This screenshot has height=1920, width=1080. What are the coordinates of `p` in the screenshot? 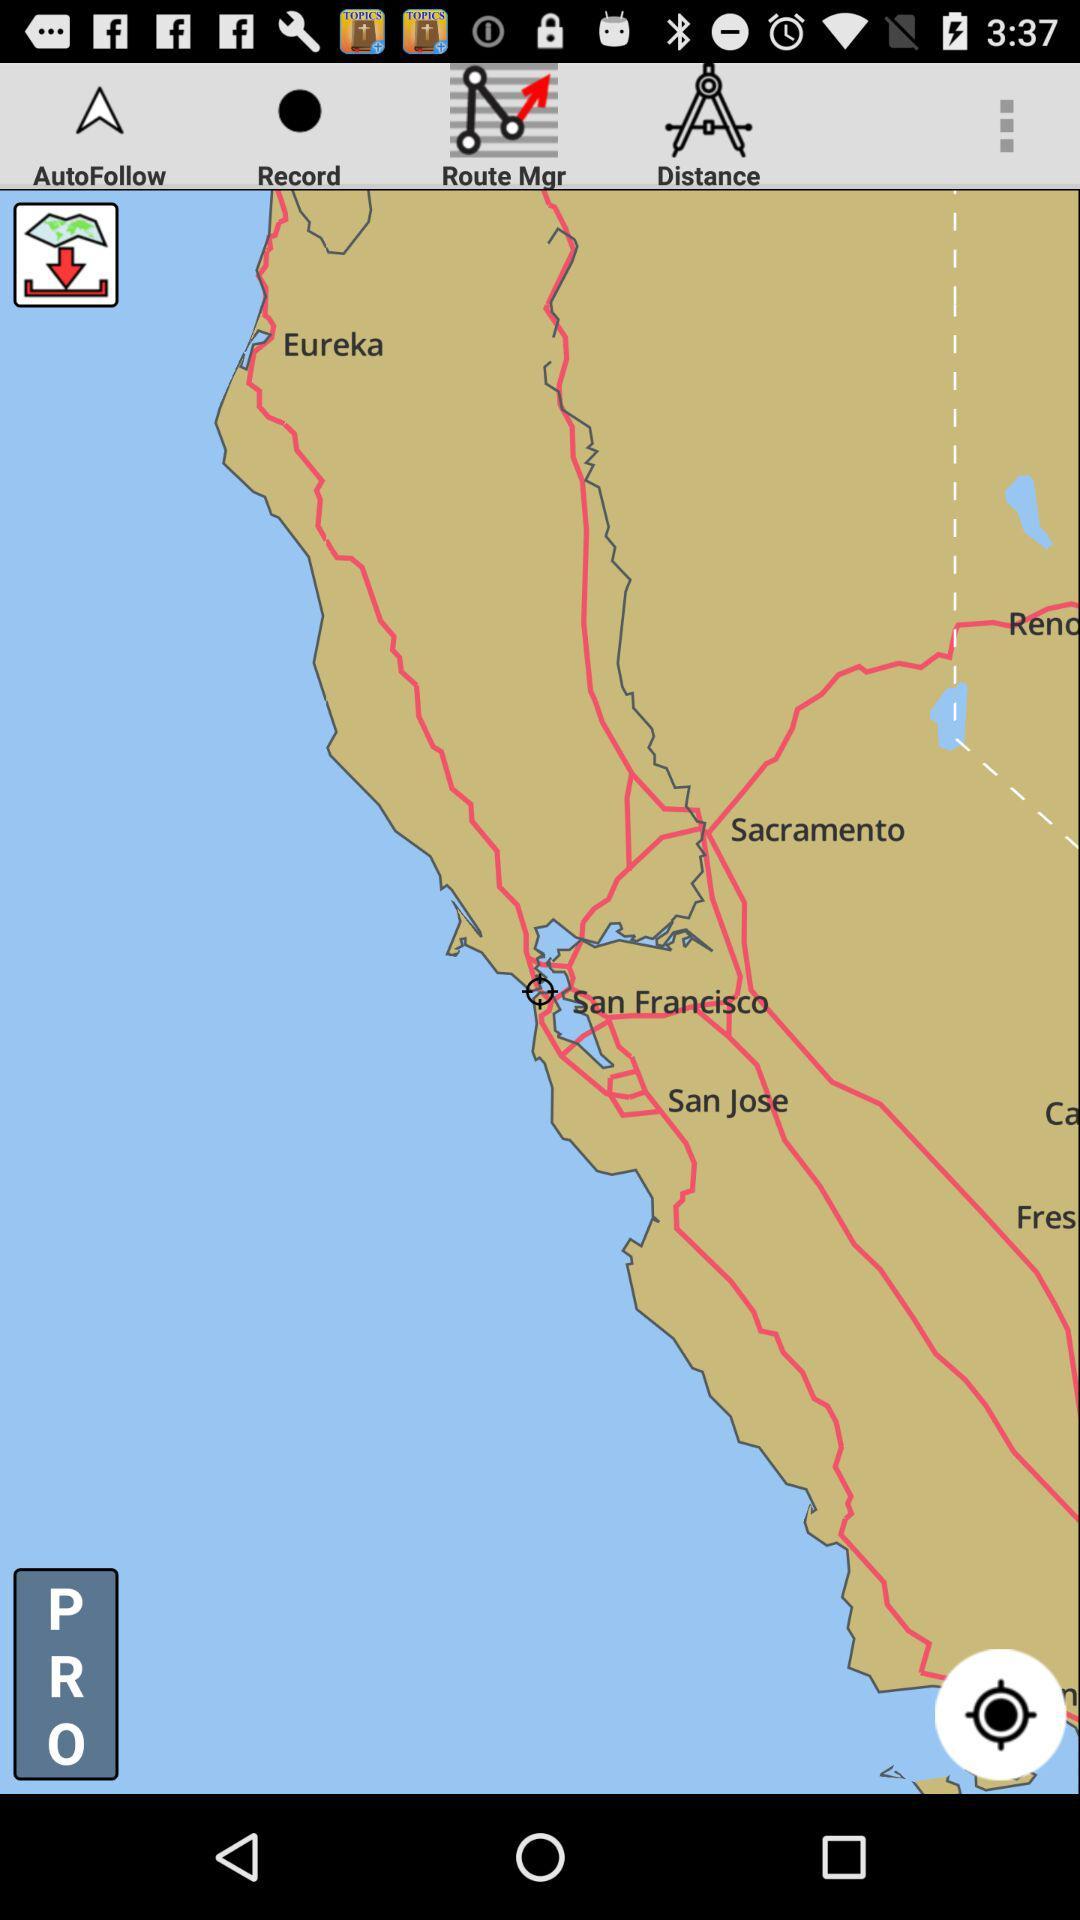 It's located at (64, 1674).